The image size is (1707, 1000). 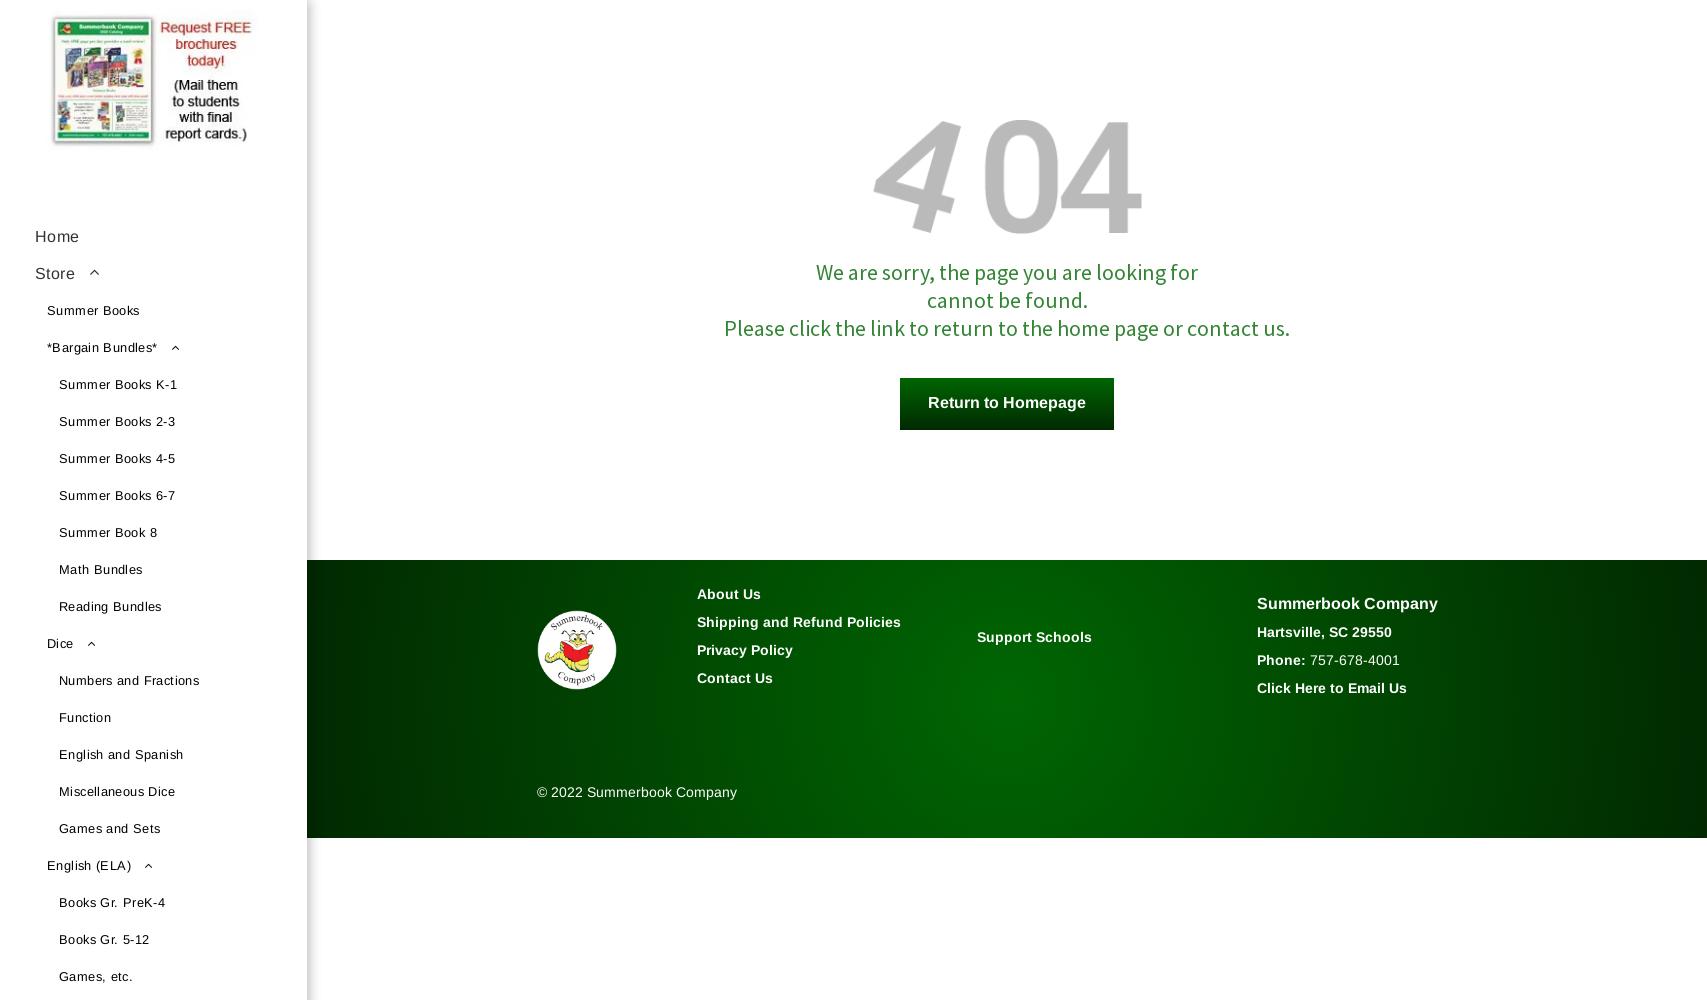 What do you see at coordinates (102, 346) in the screenshot?
I see `'*Bargain Bundles*'` at bounding box center [102, 346].